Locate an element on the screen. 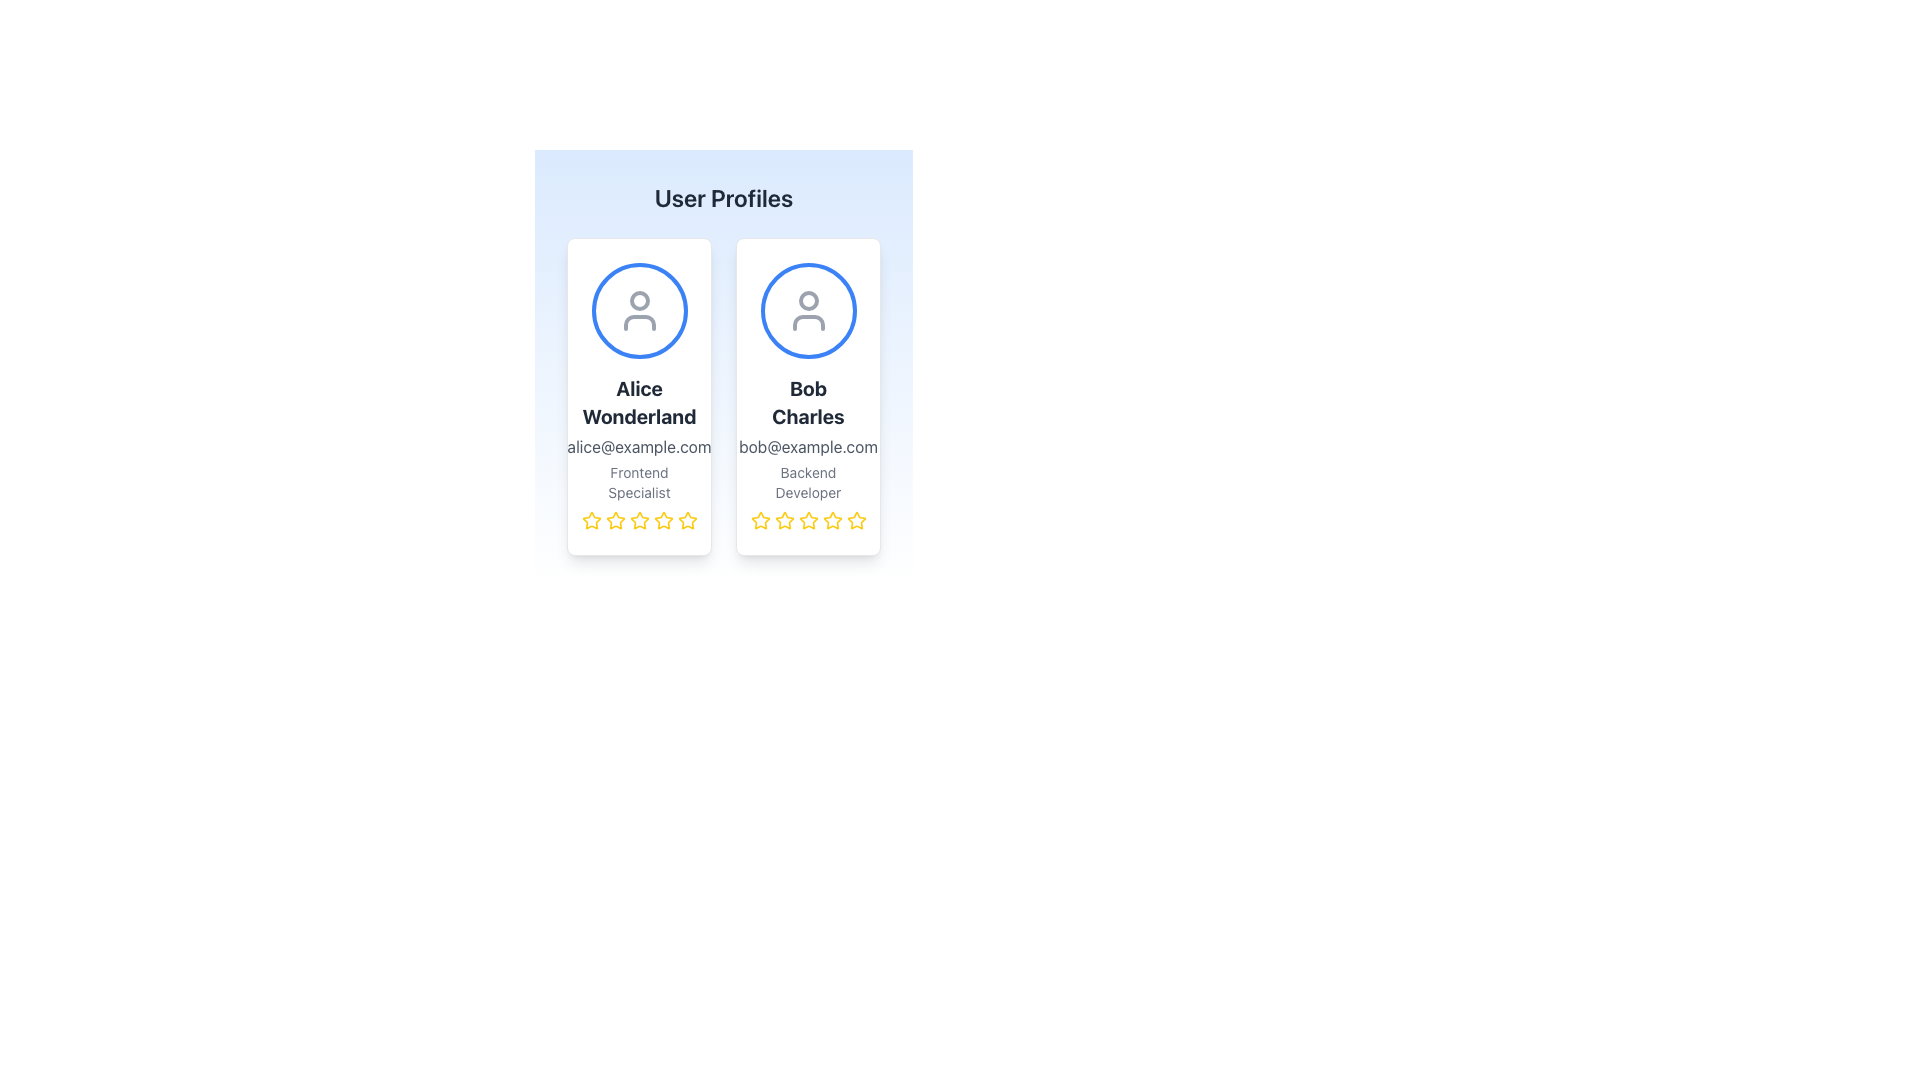 Image resolution: width=1920 pixels, height=1080 pixels. the first star icon in the rating options for 'Alice Wonderland' is located at coordinates (614, 519).